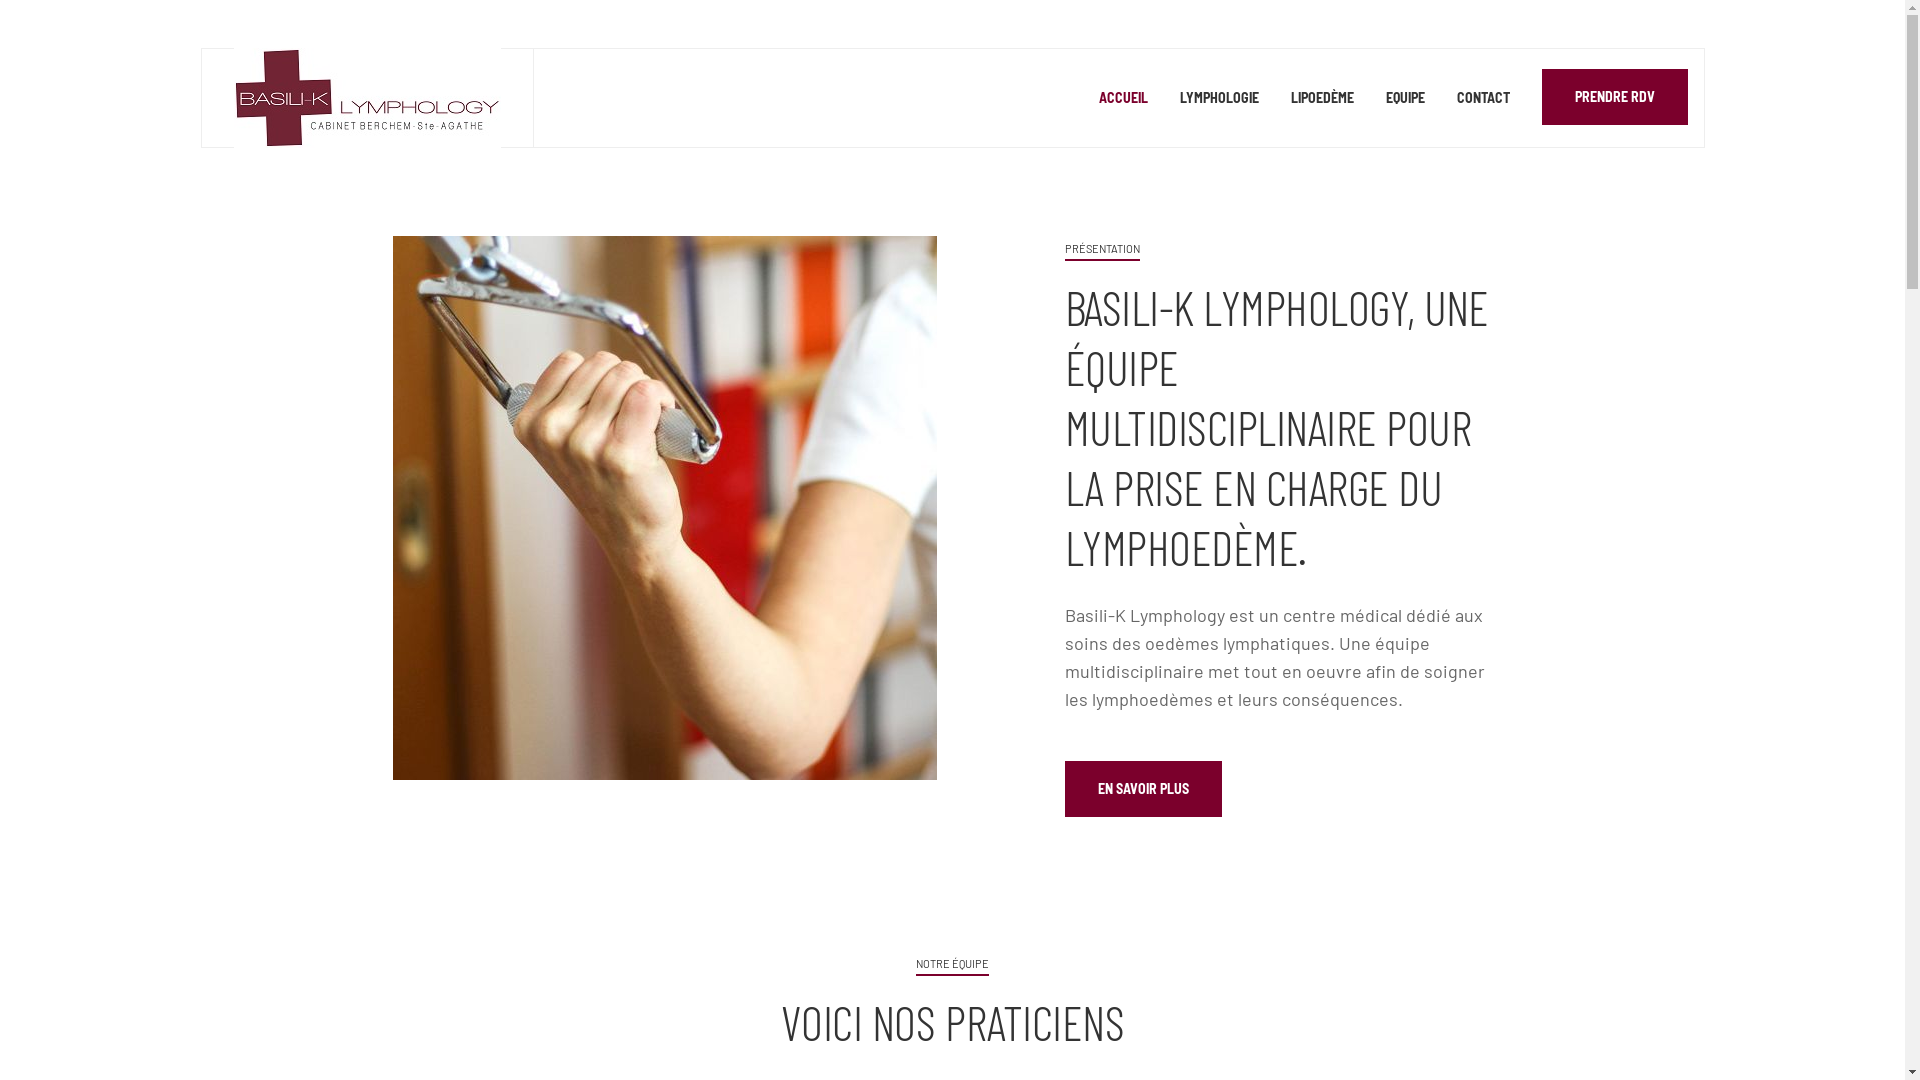  What do you see at coordinates (1218, 97) in the screenshot?
I see `'LYMPHOLOGIE'` at bounding box center [1218, 97].